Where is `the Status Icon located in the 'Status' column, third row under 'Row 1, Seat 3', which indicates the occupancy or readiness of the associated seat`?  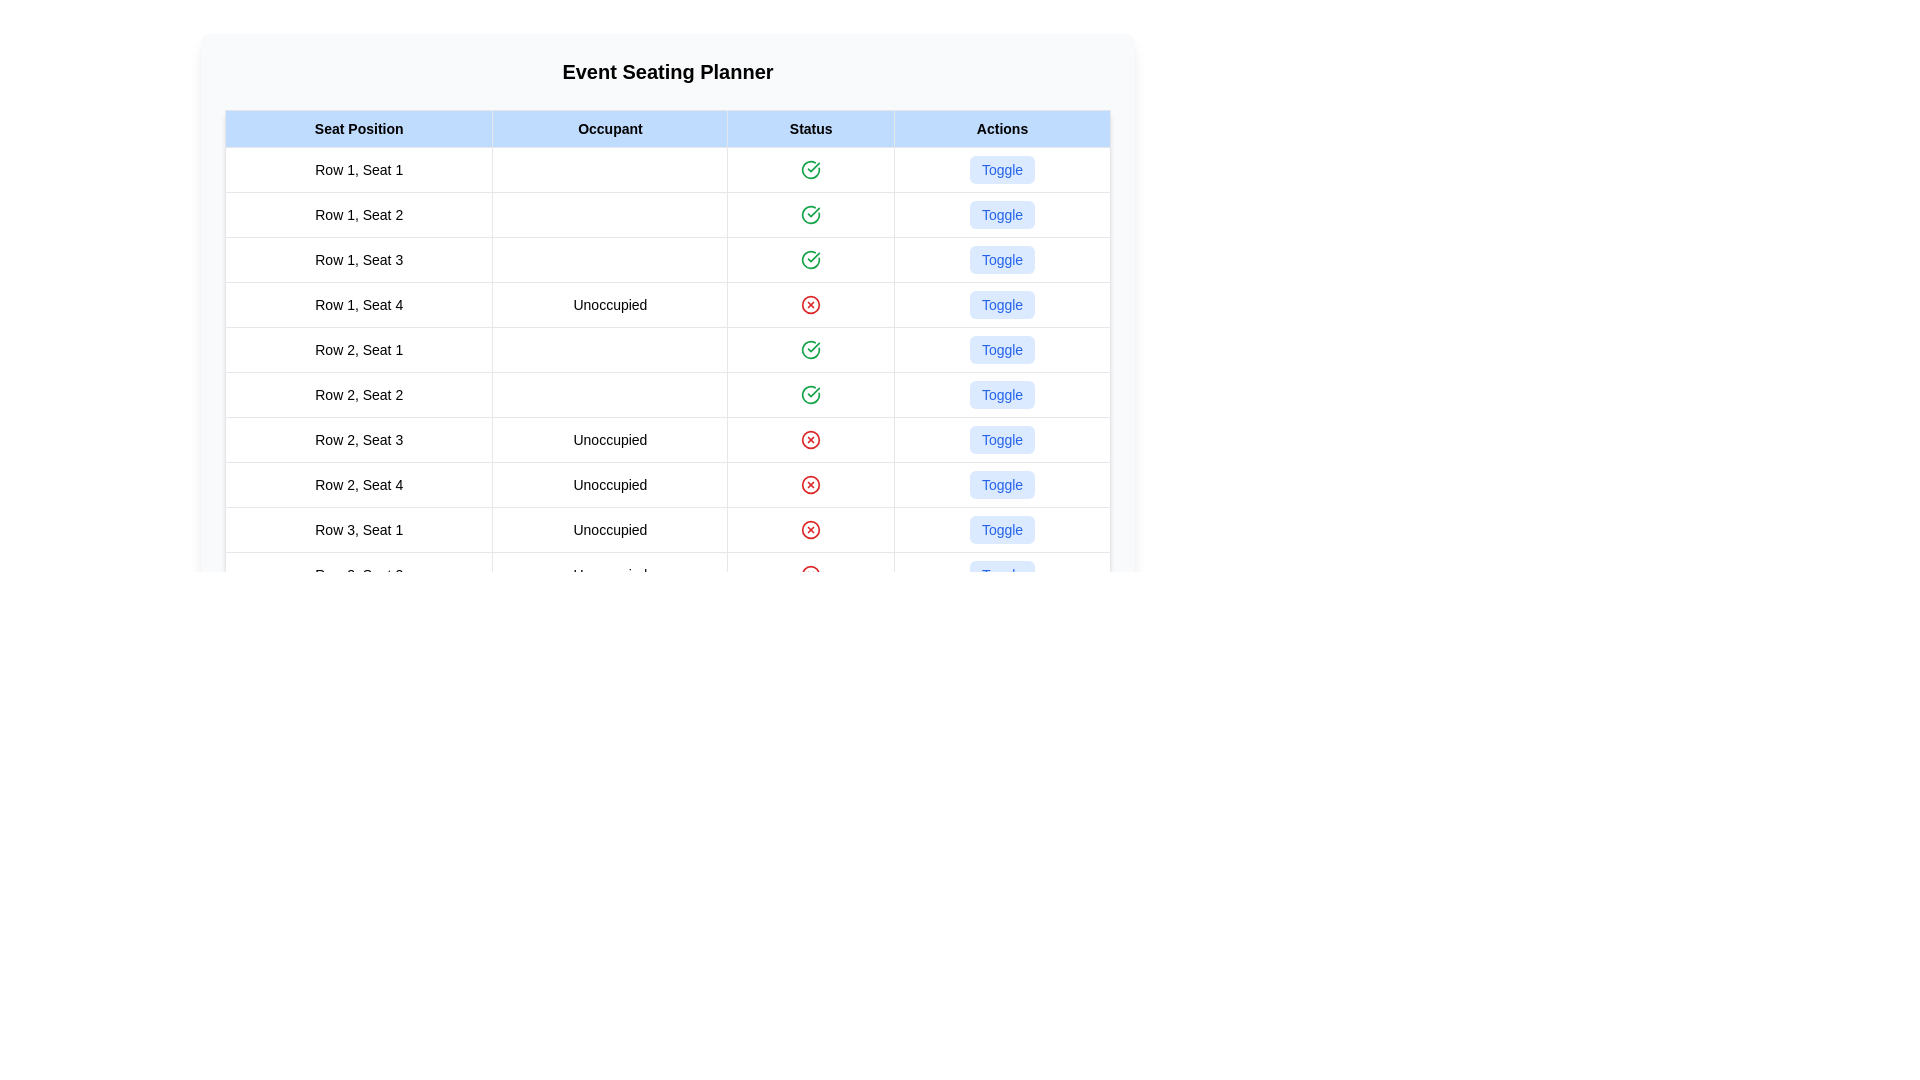 the Status Icon located in the 'Status' column, third row under 'Row 1, Seat 3', which indicates the occupancy or readiness of the associated seat is located at coordinates (811, 258).